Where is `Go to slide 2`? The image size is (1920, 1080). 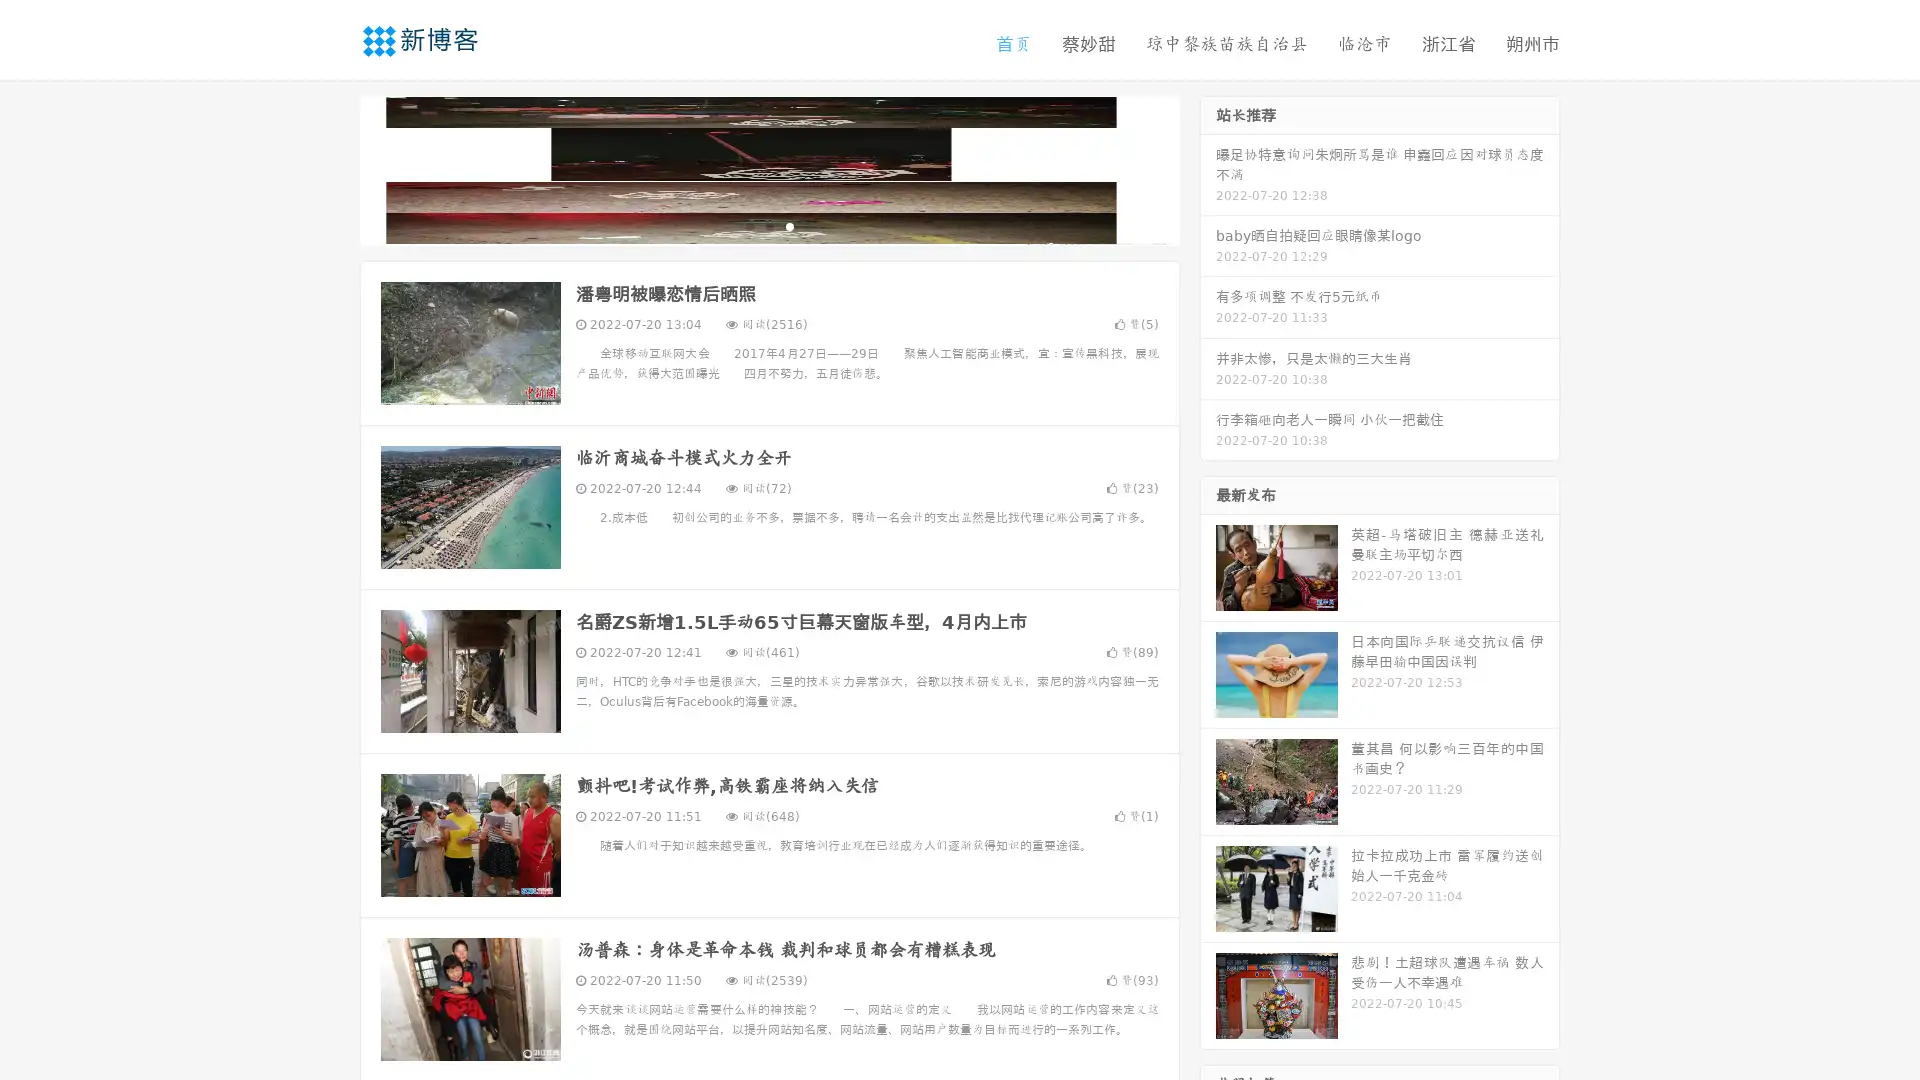
Go to slide 2 is located at coordinates (768, 225).